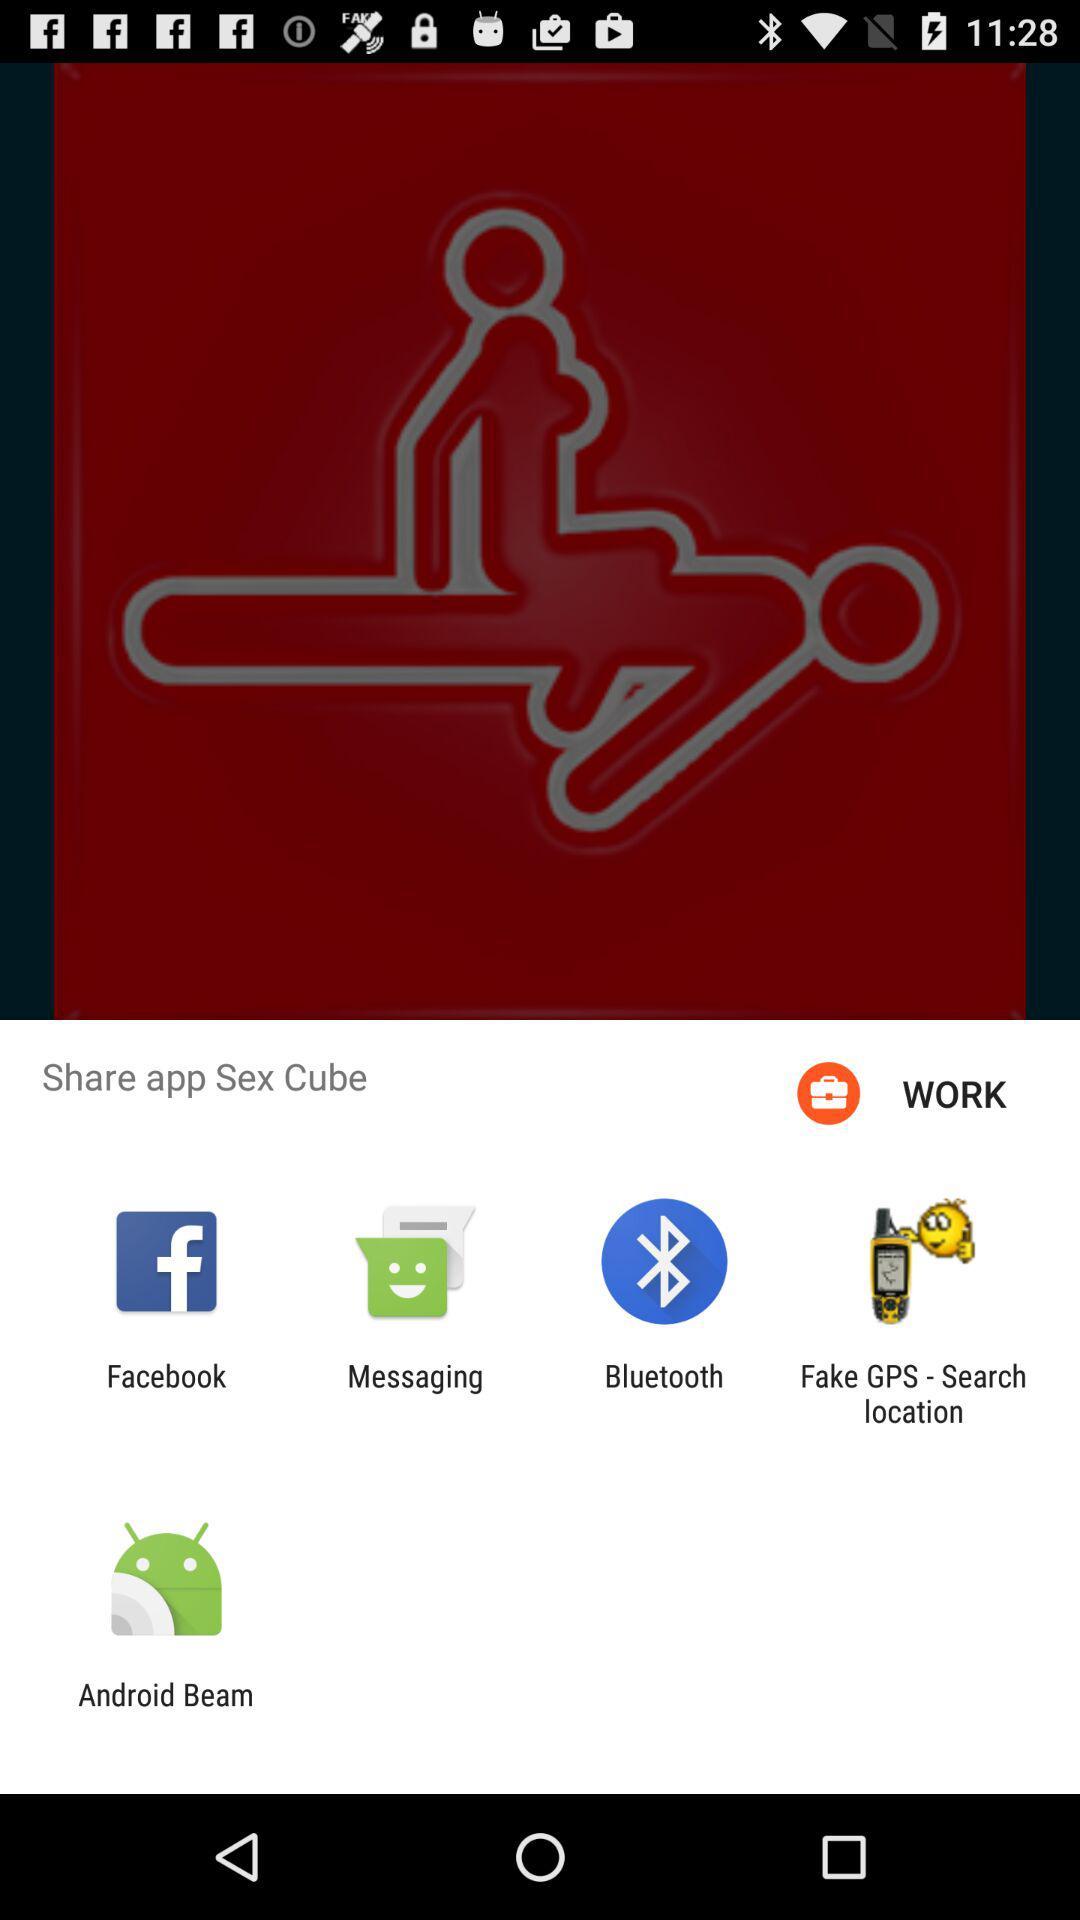  Describe the element at coordinates (165, 1392) in the screenshot. I see `the facebook icon` at that location.